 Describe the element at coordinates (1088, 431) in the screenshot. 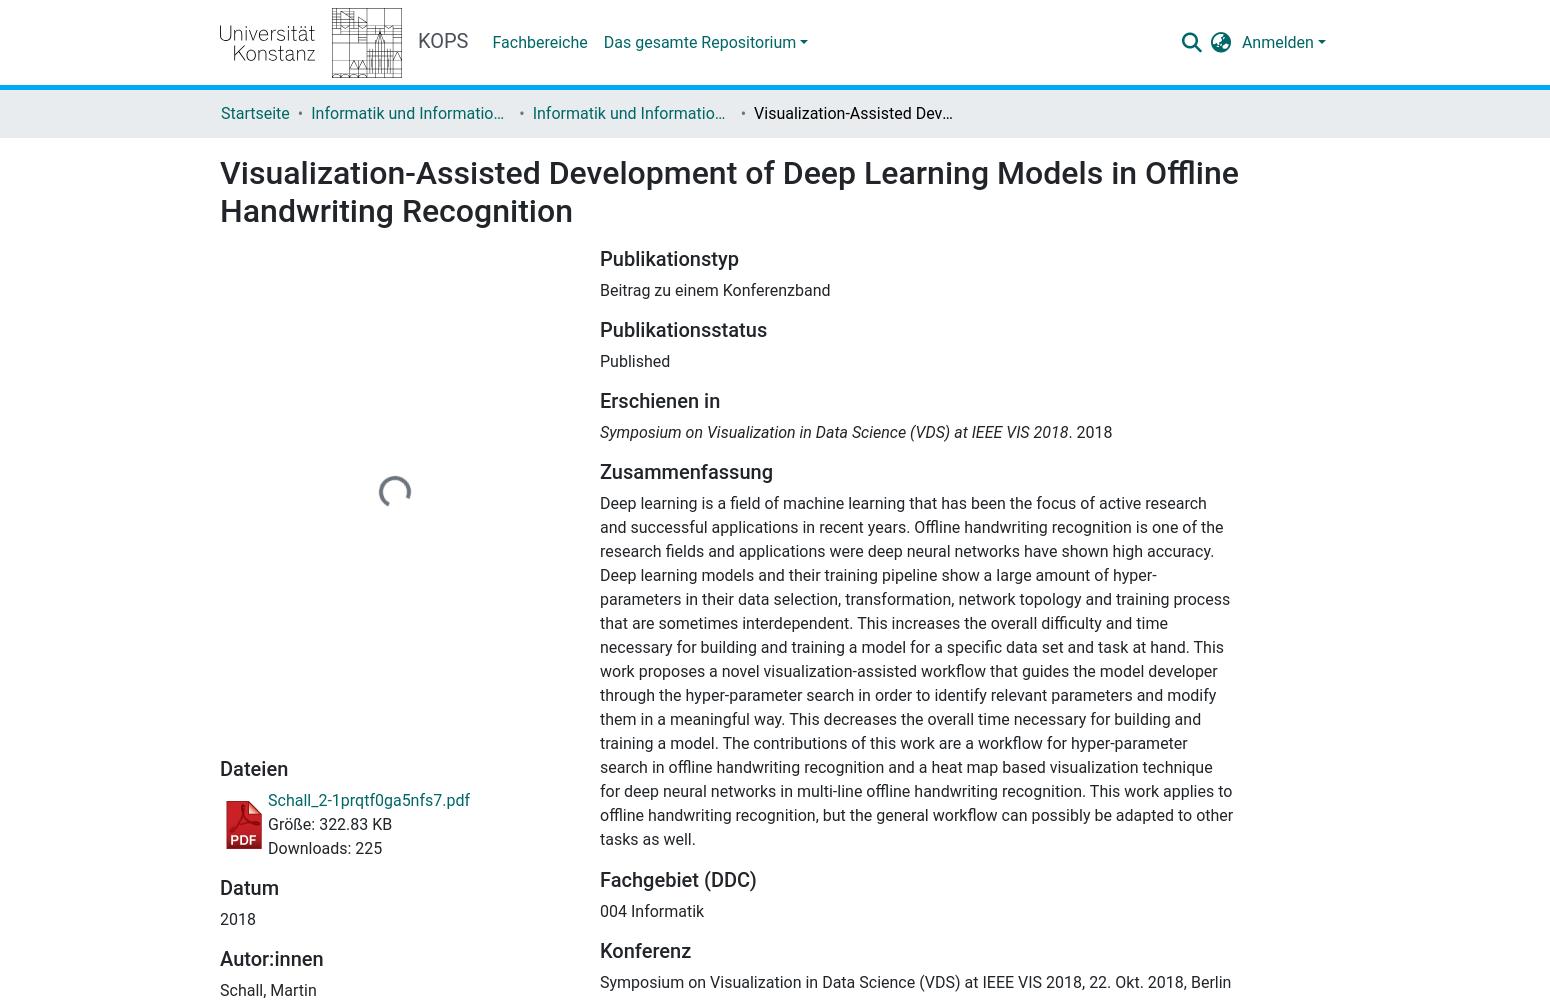

I see `'. 2018'` at that location.